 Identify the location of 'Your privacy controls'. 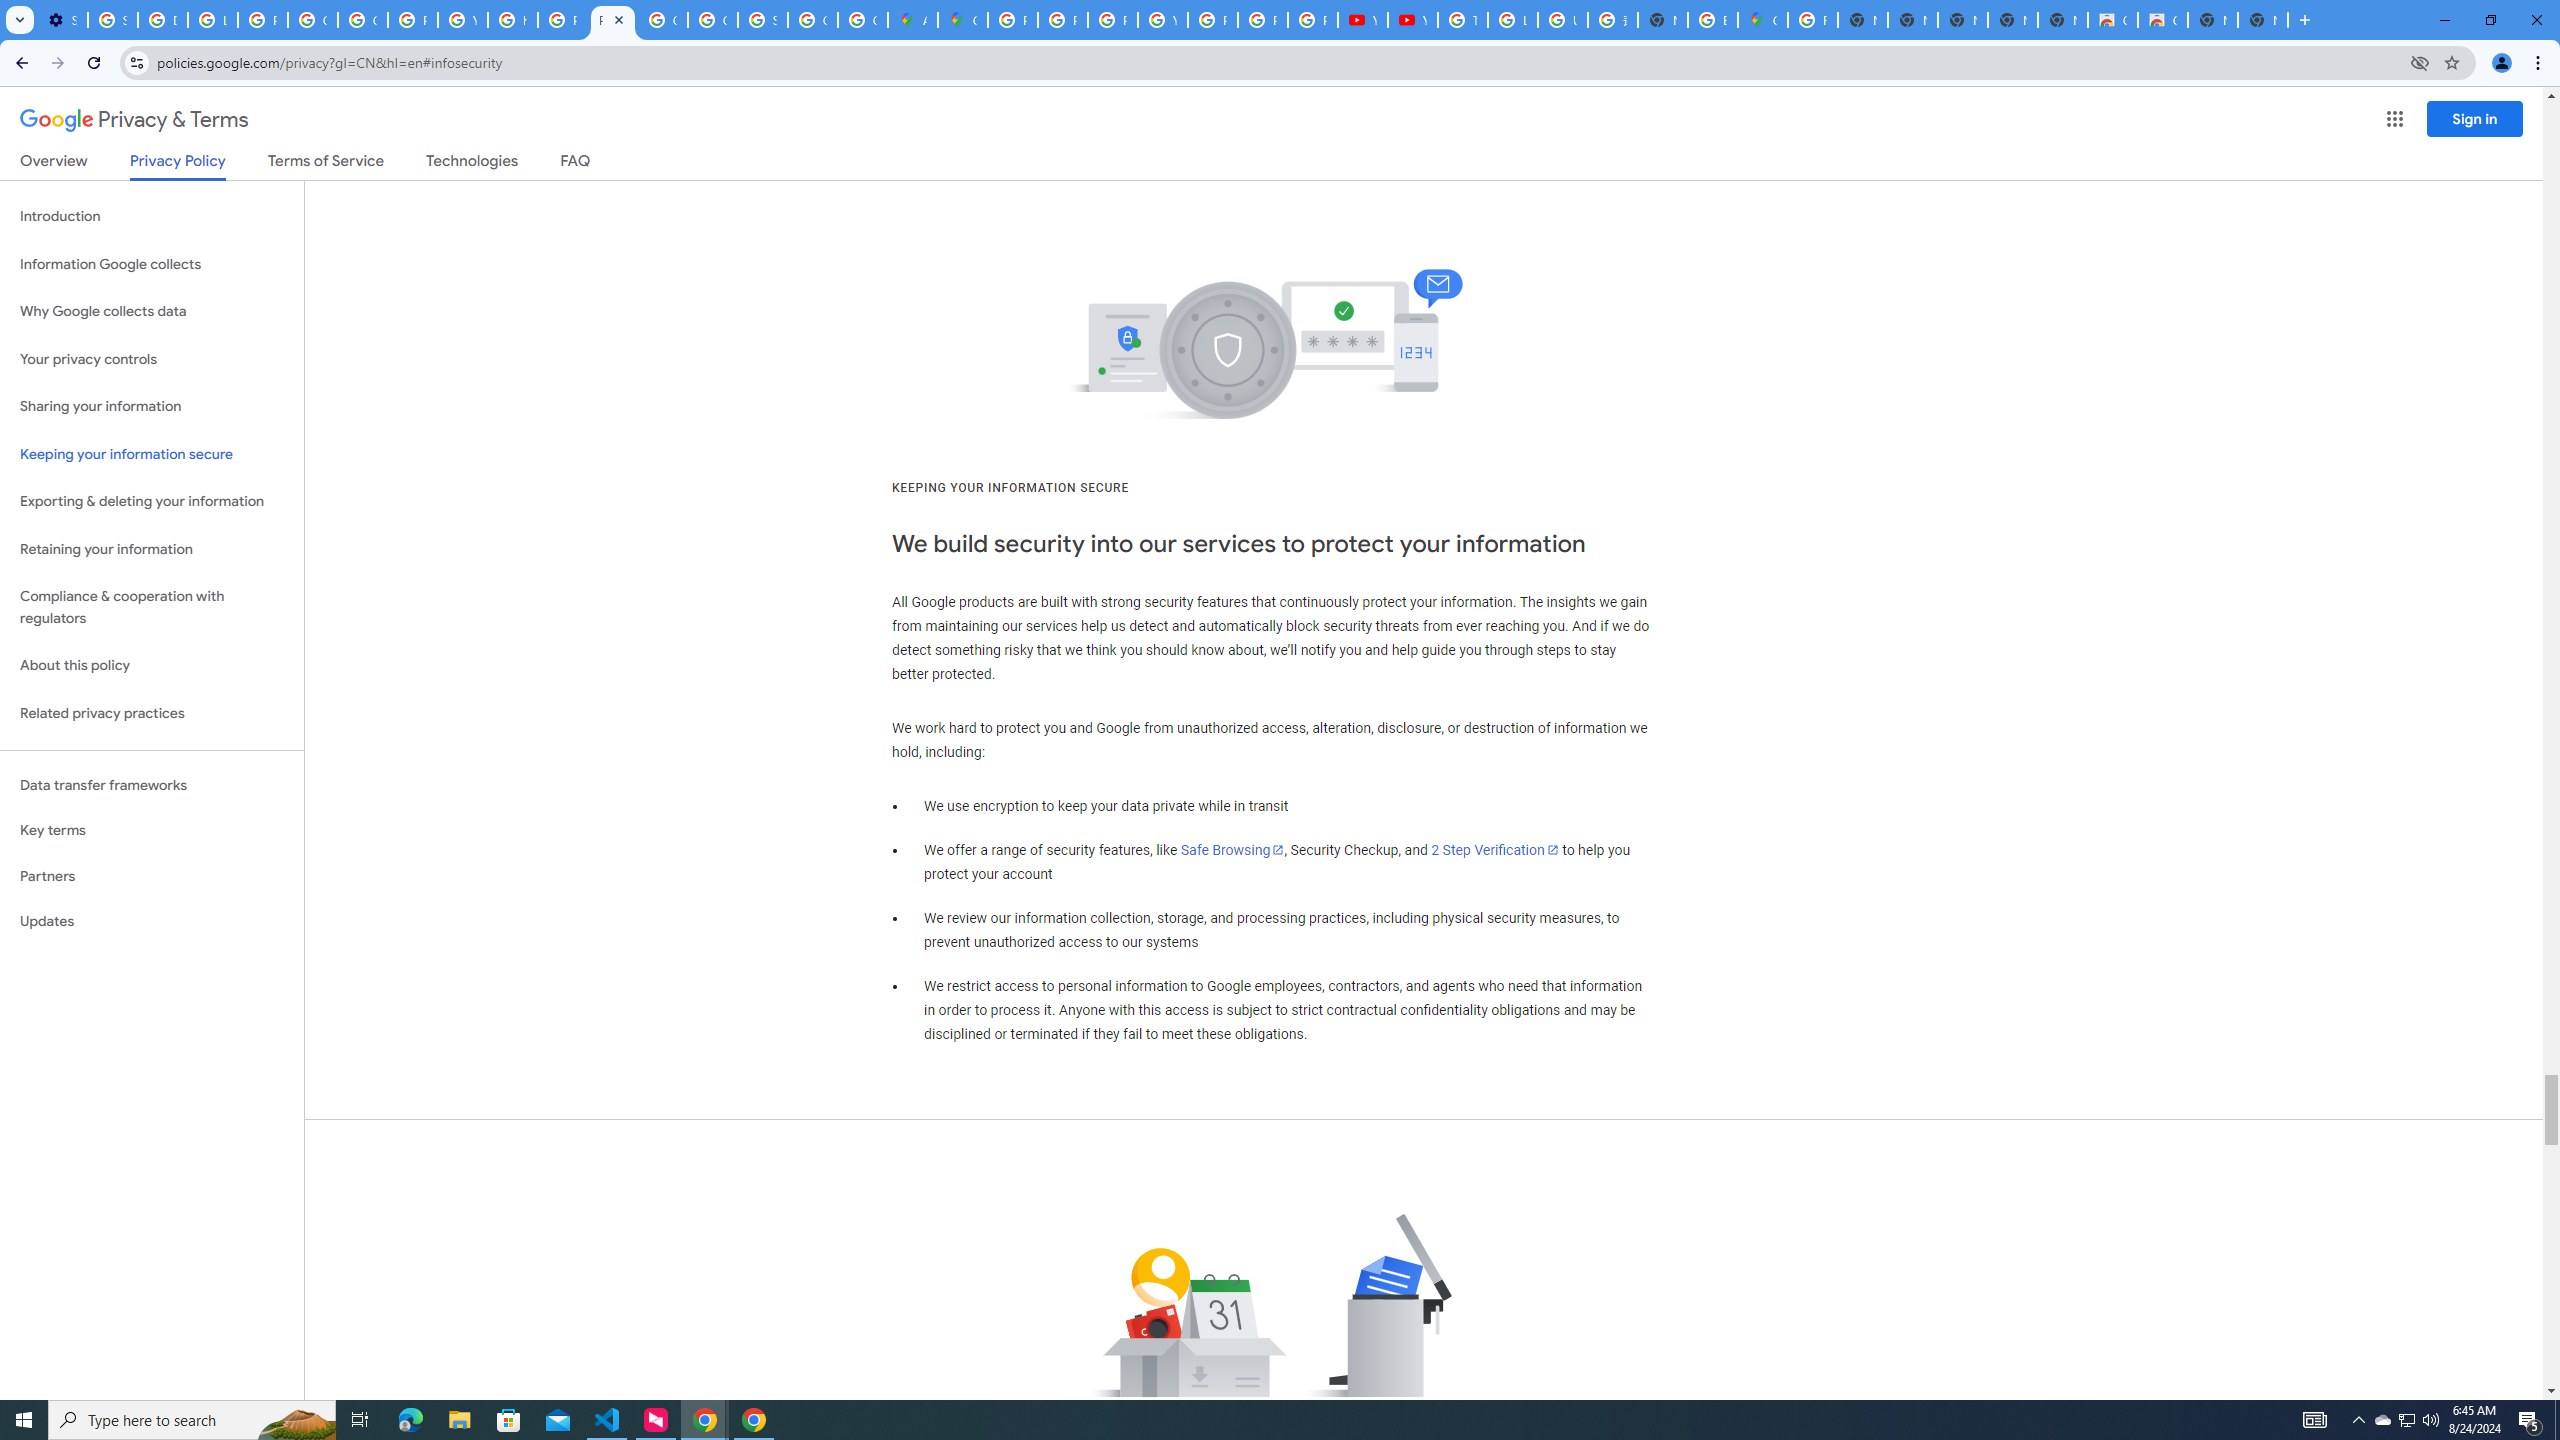
(151, 360).